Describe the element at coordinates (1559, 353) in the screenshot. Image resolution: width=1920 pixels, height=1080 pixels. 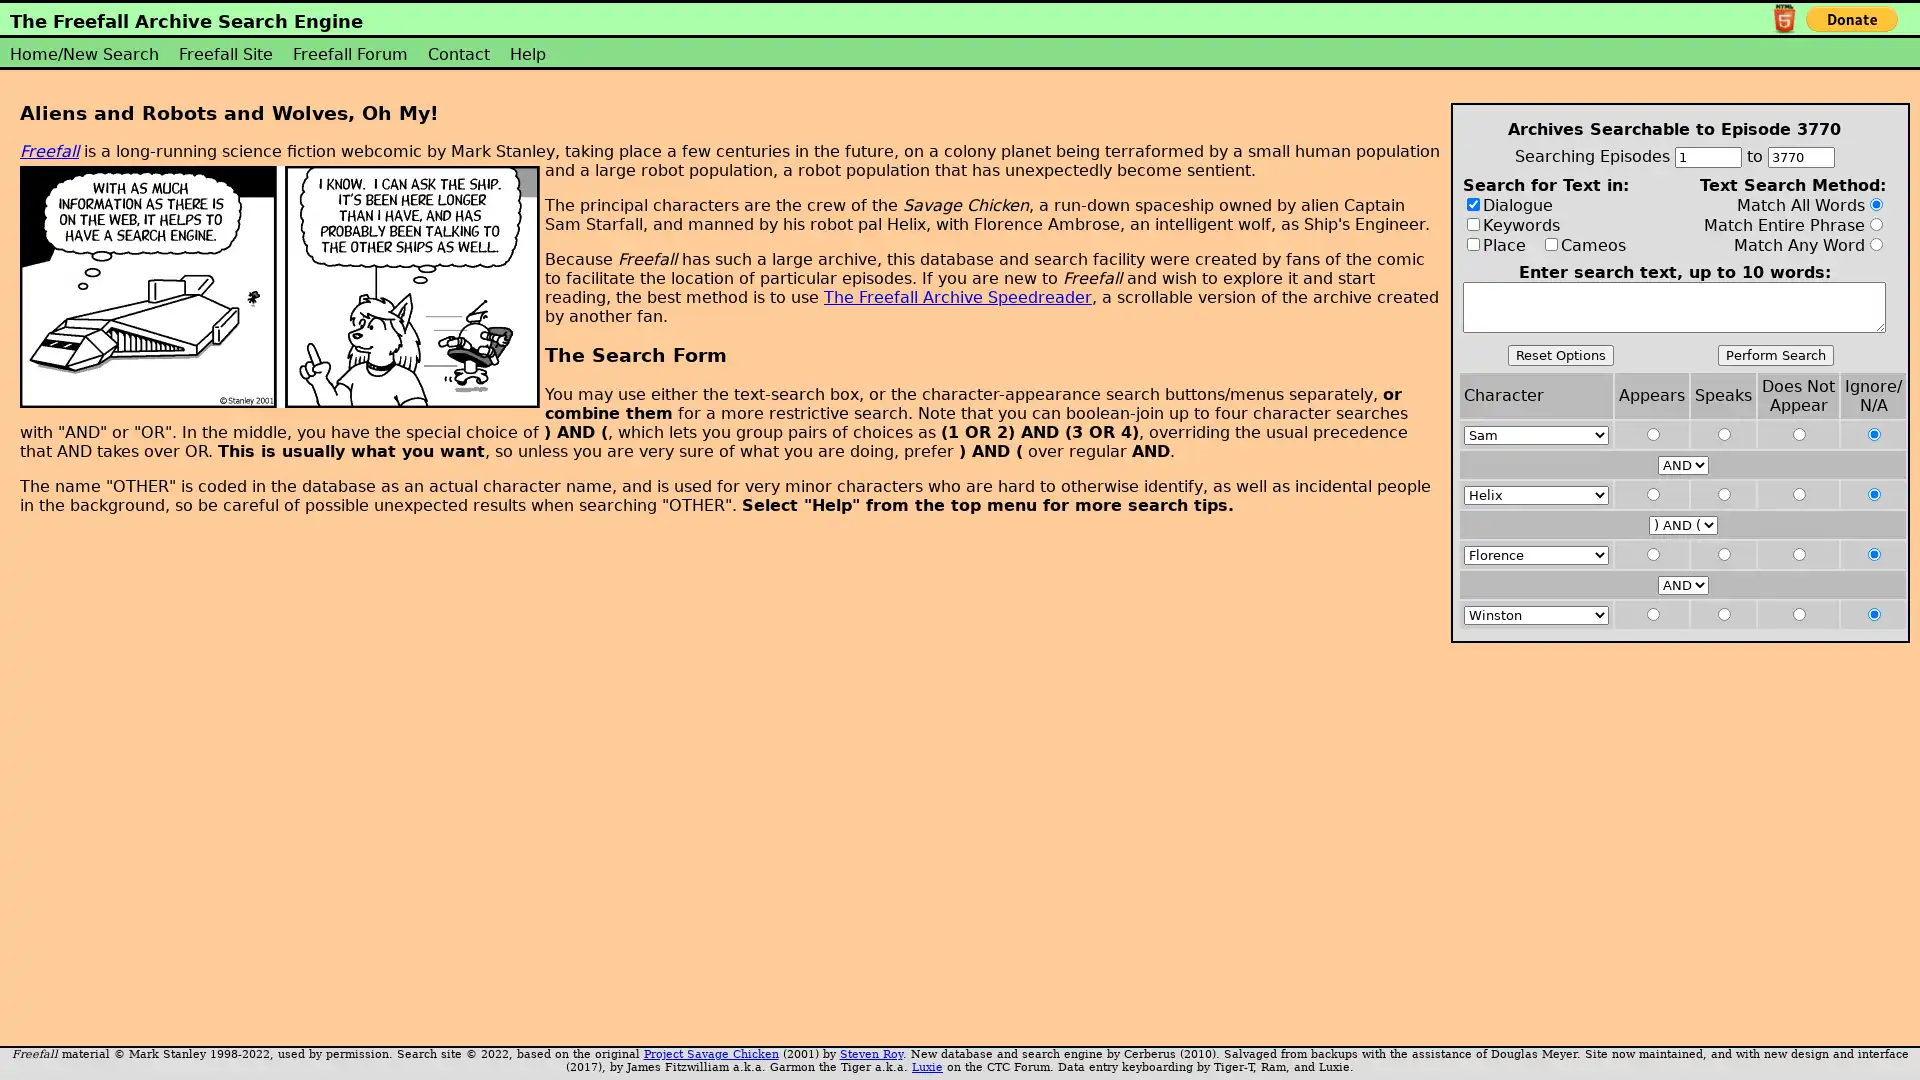
I see `Reset Options` at that location.